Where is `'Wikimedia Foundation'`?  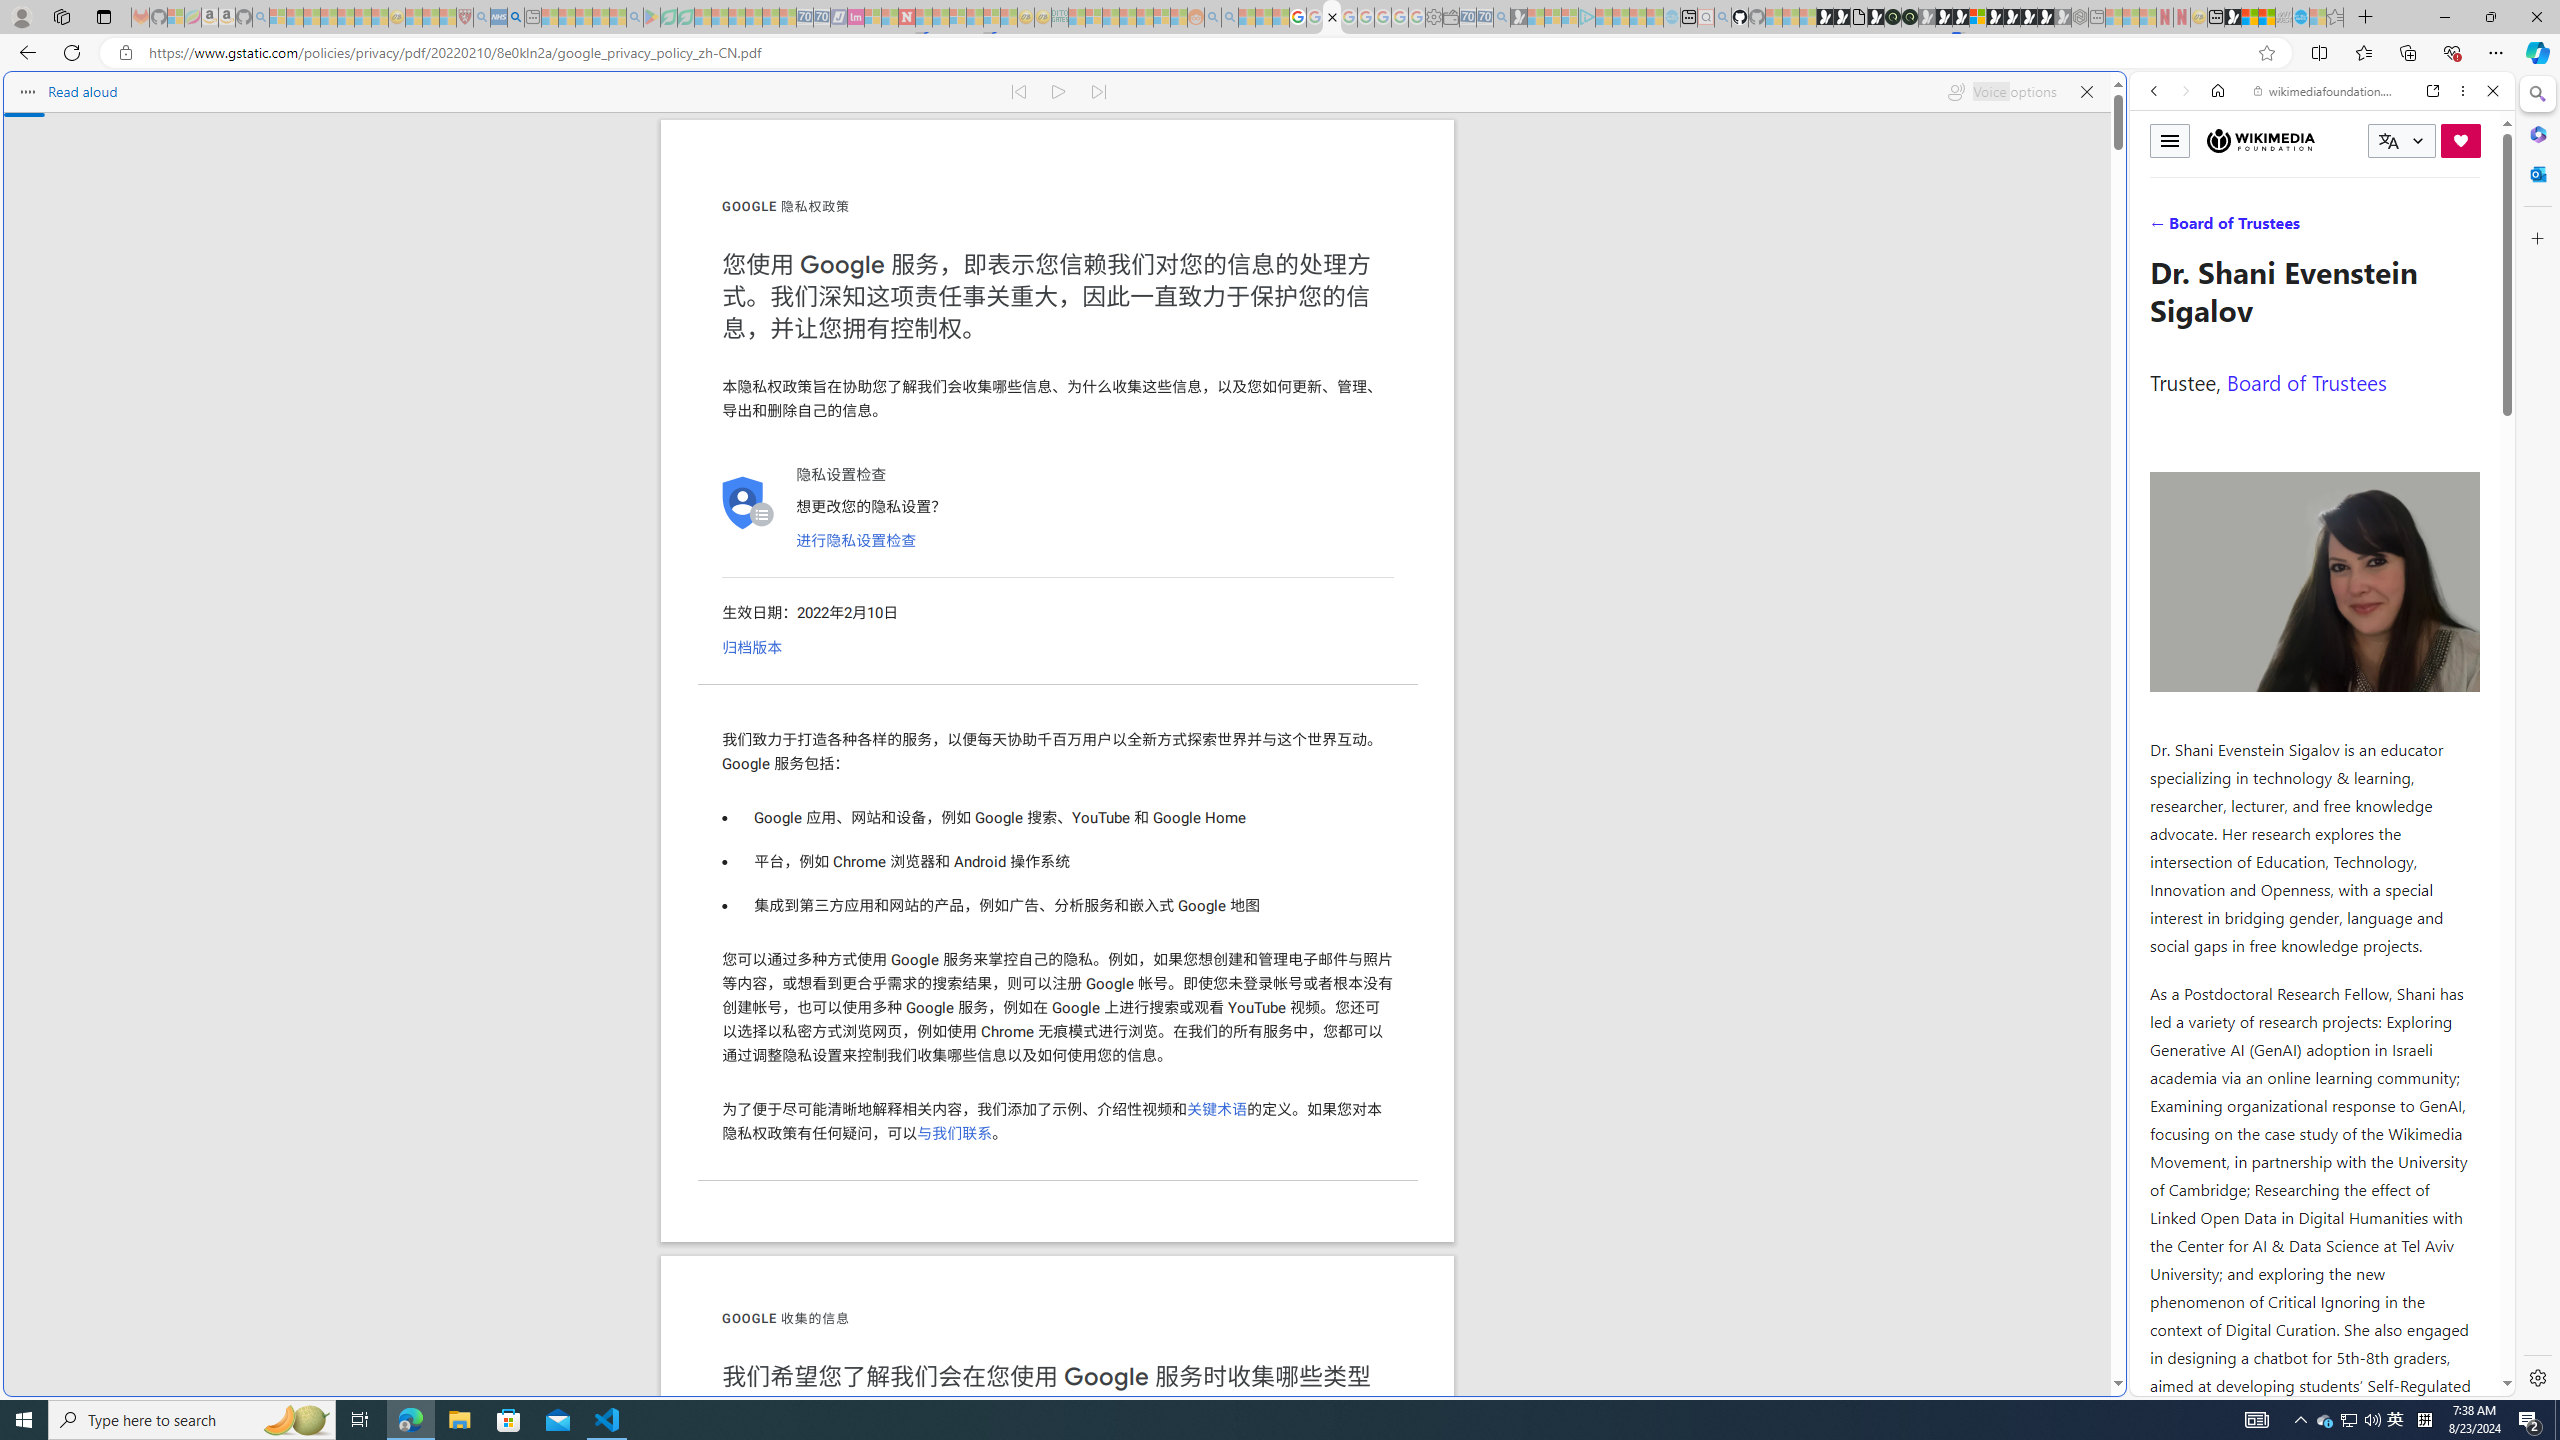 'Wikimedia Foundation' is located at coordinates (2259, 141).